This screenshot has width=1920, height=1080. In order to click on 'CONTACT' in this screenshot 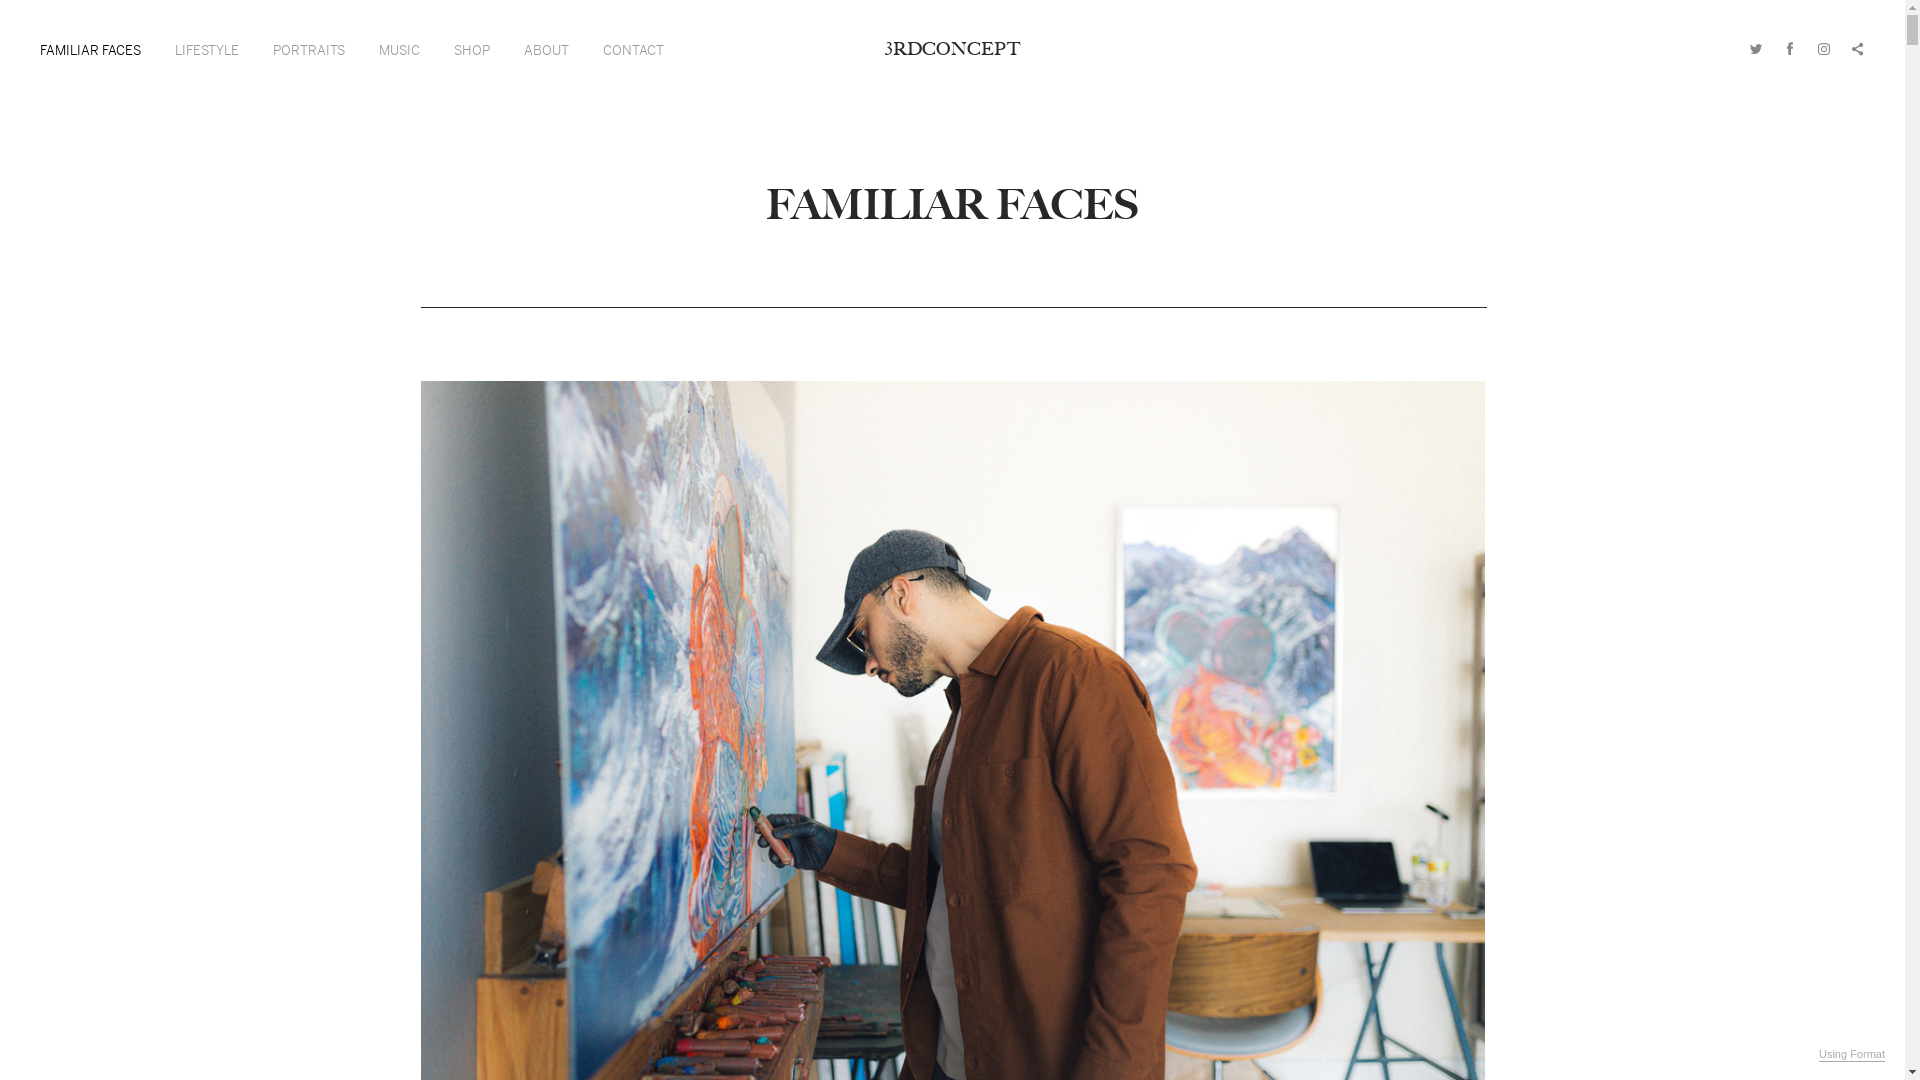, I will do `click(632, 49)`.